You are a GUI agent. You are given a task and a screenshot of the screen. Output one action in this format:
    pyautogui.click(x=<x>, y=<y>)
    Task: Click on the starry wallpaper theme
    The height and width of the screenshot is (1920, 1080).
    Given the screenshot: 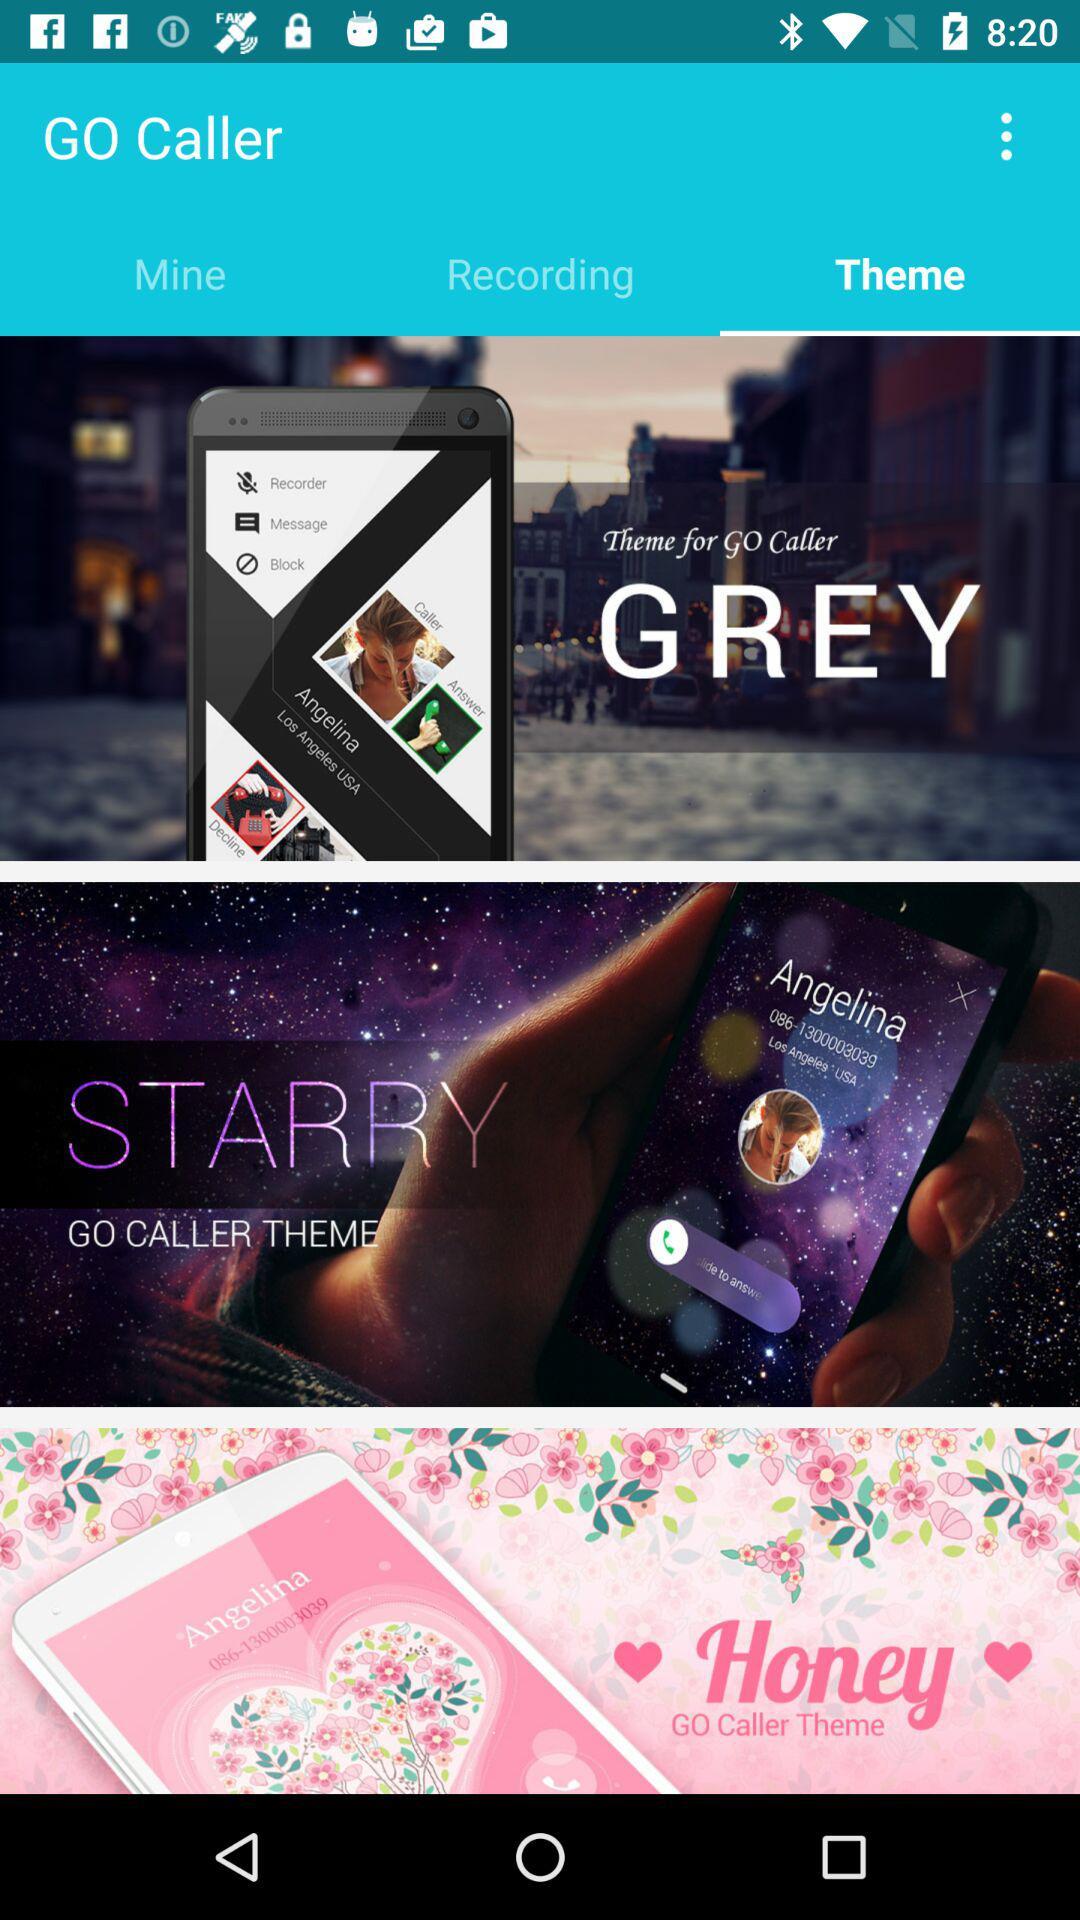 What is the action you would take?
    pyautogui.click(x=540, y=1144)
    